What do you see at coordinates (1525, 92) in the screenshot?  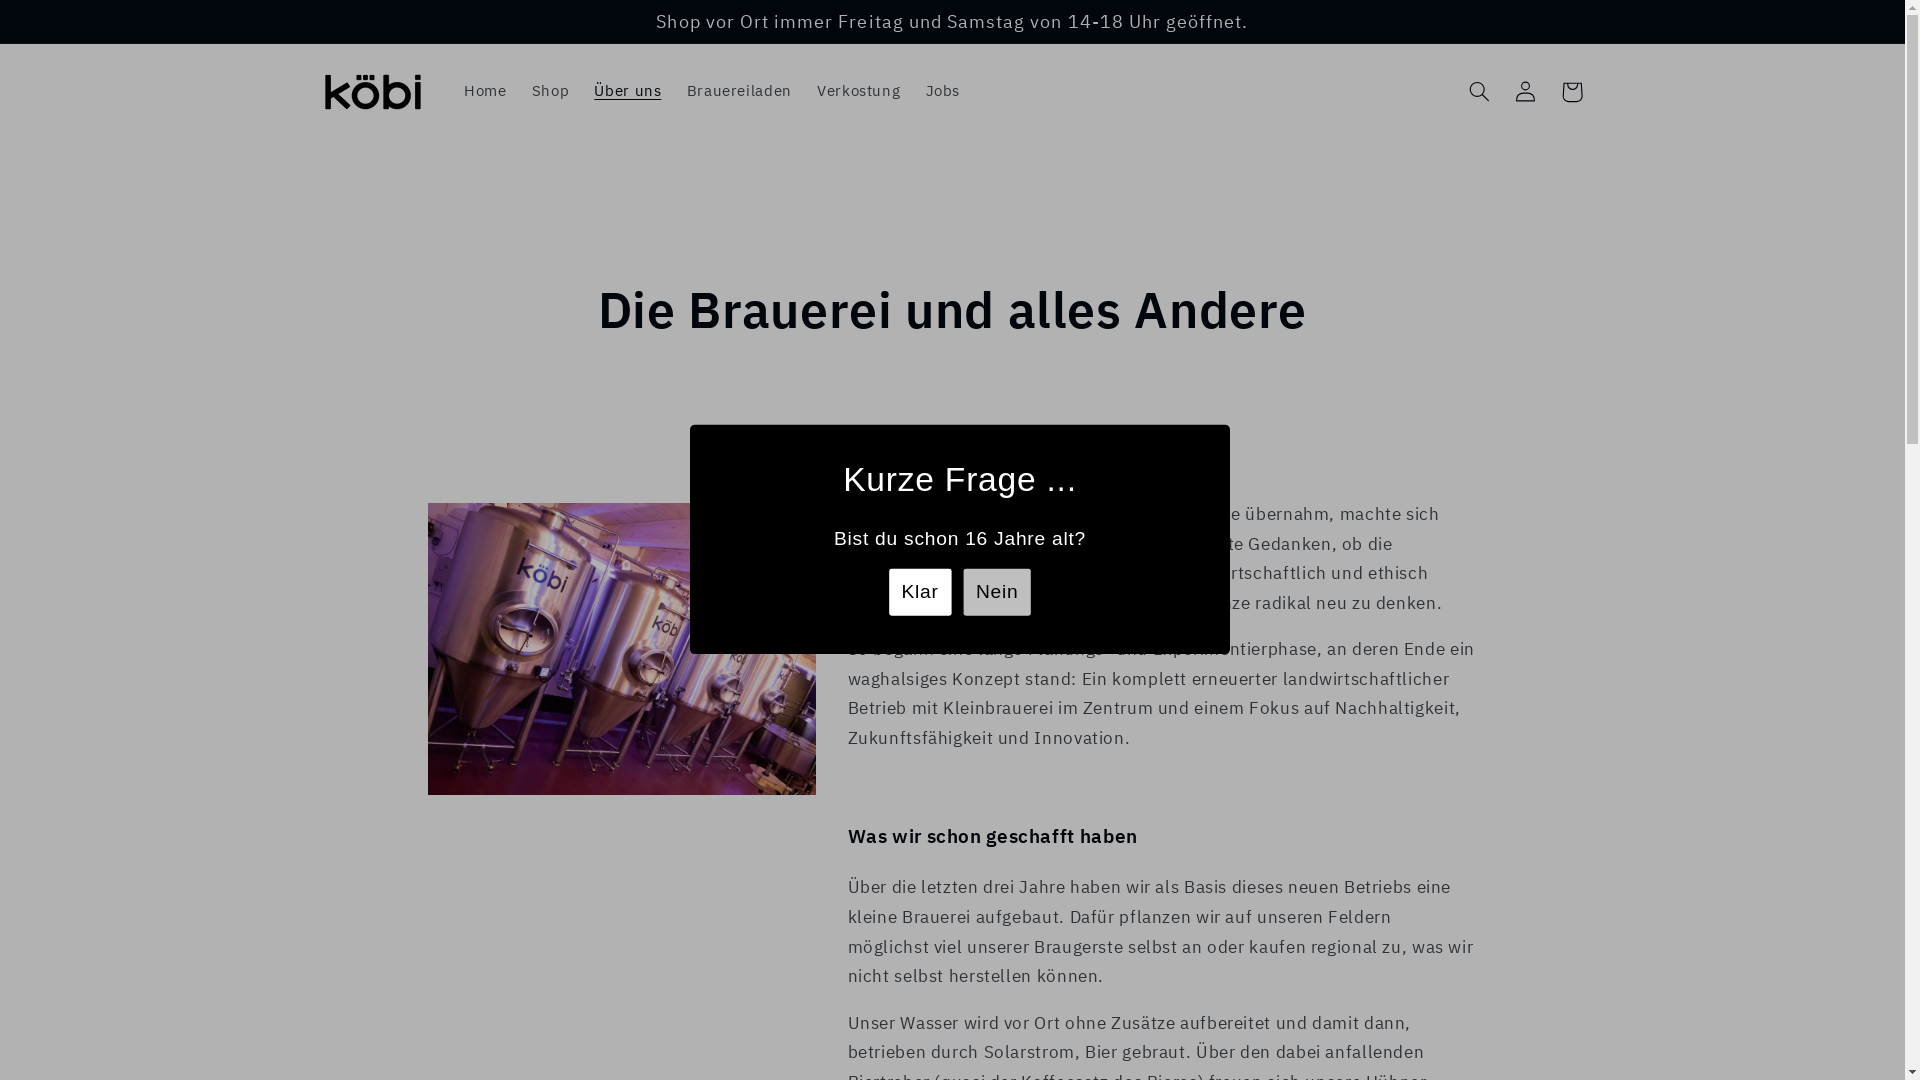 I see `'Einloggen'` at bounding box center [1525, 92].